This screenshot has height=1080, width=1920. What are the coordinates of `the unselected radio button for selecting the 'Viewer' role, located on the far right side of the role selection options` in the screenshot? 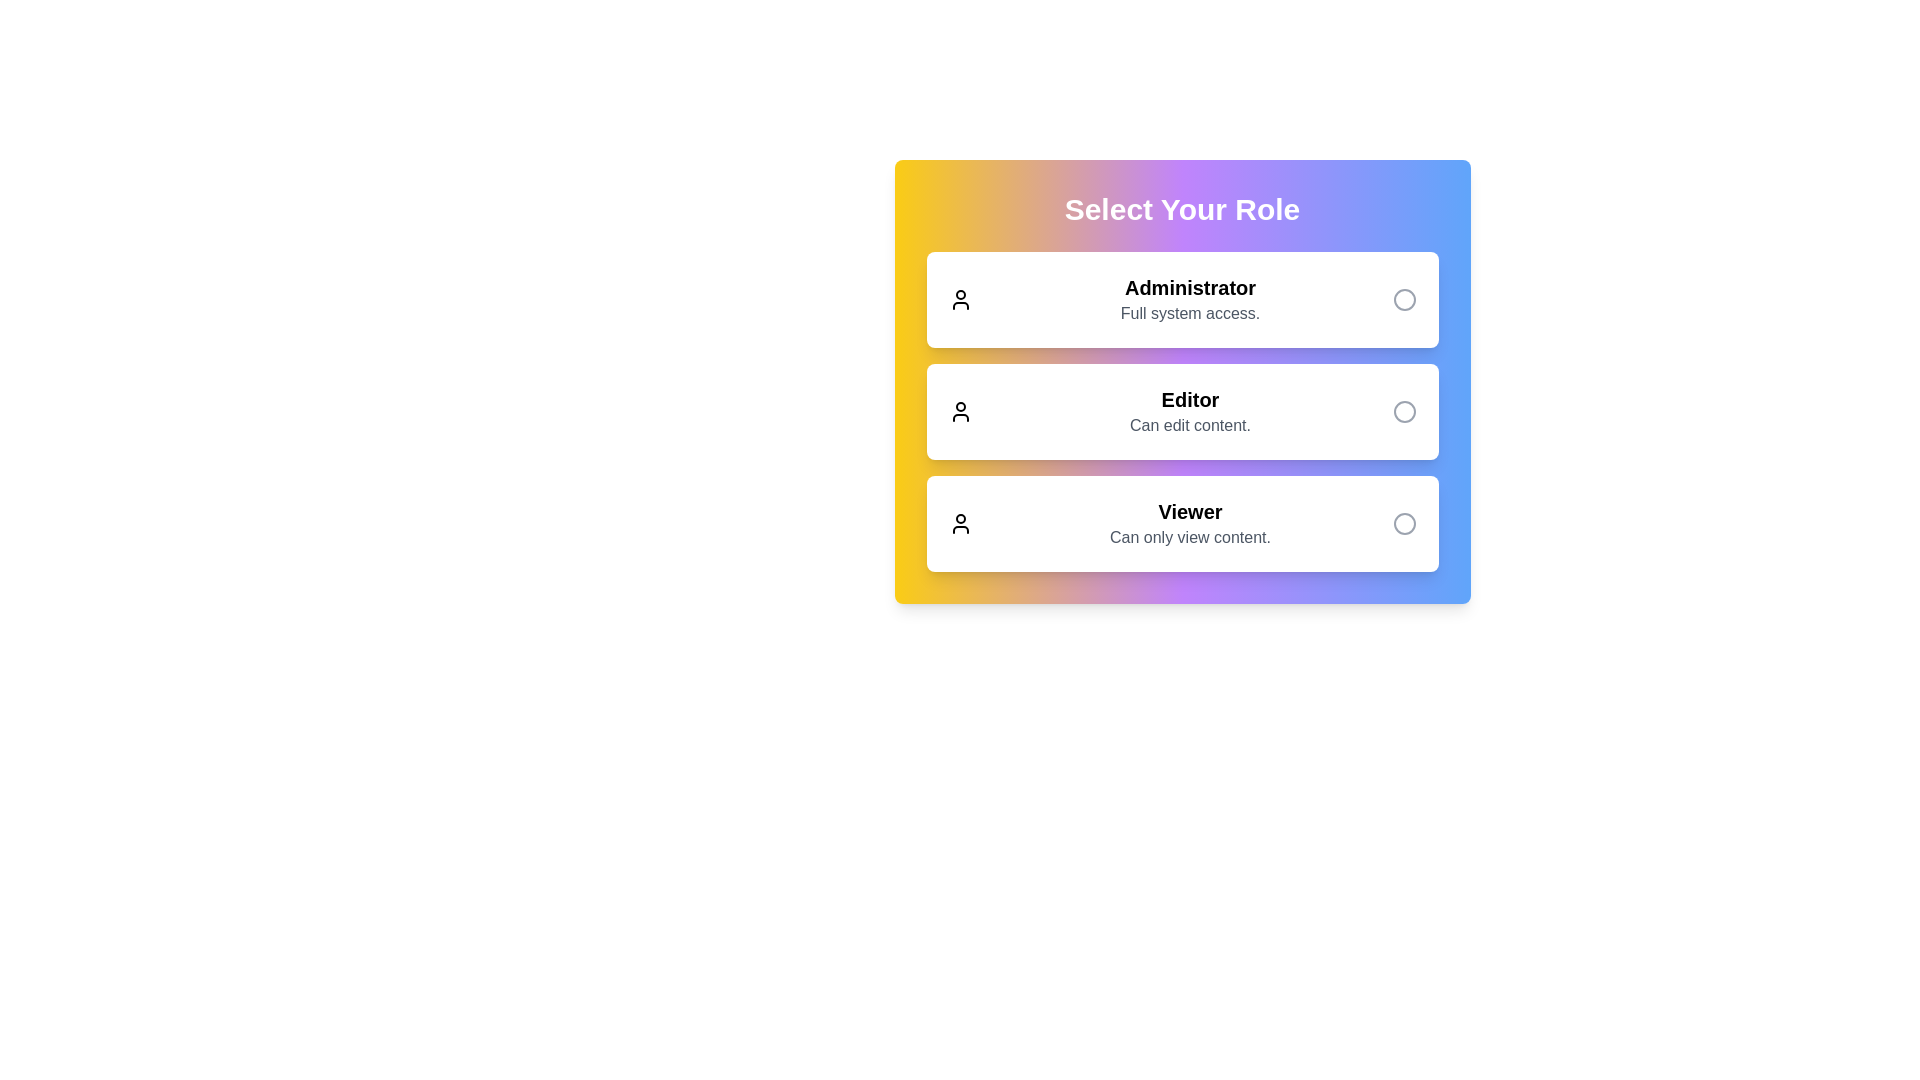 It's located at (1403, 523).